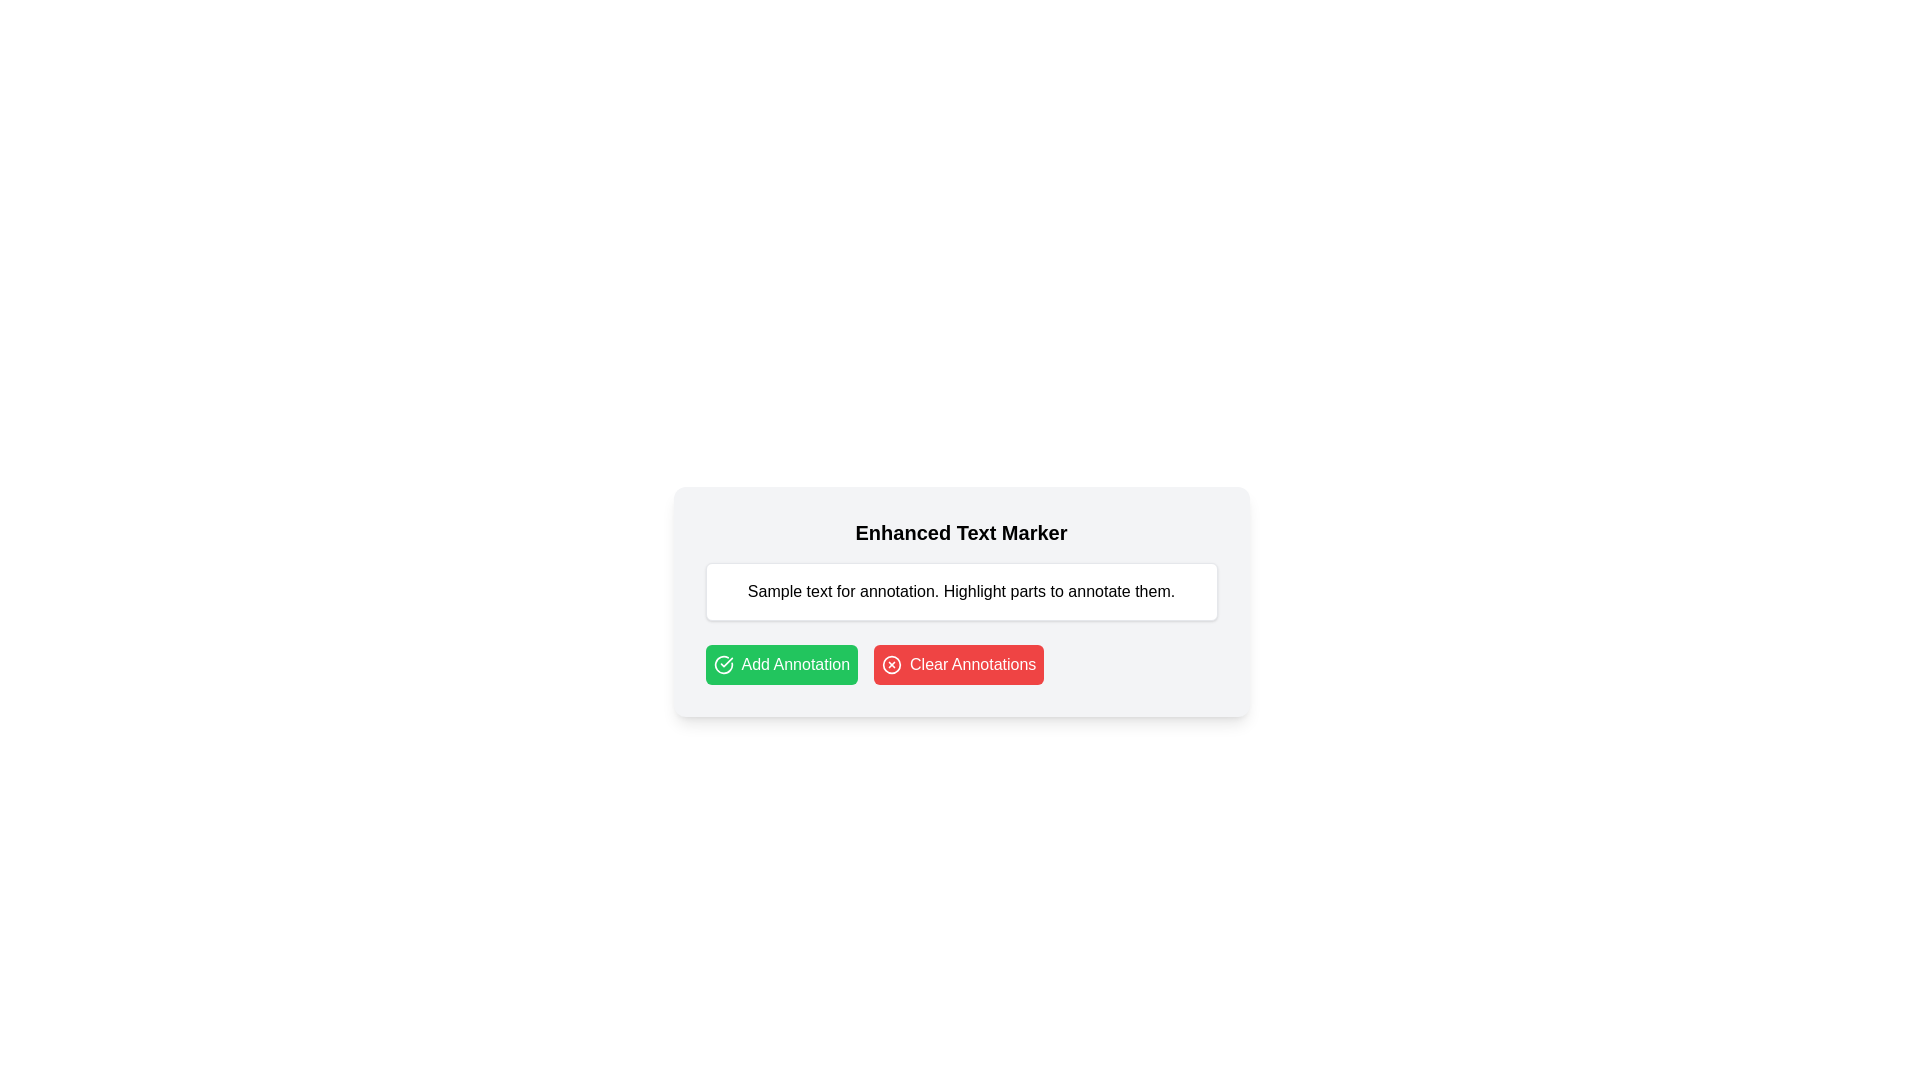  I want to click on the 25th character in the text string 'Sample text for annotation. Highlight parts to annotate them.' which is displayed in a white text box area near the upper-center of the interface, so click(920, 590).